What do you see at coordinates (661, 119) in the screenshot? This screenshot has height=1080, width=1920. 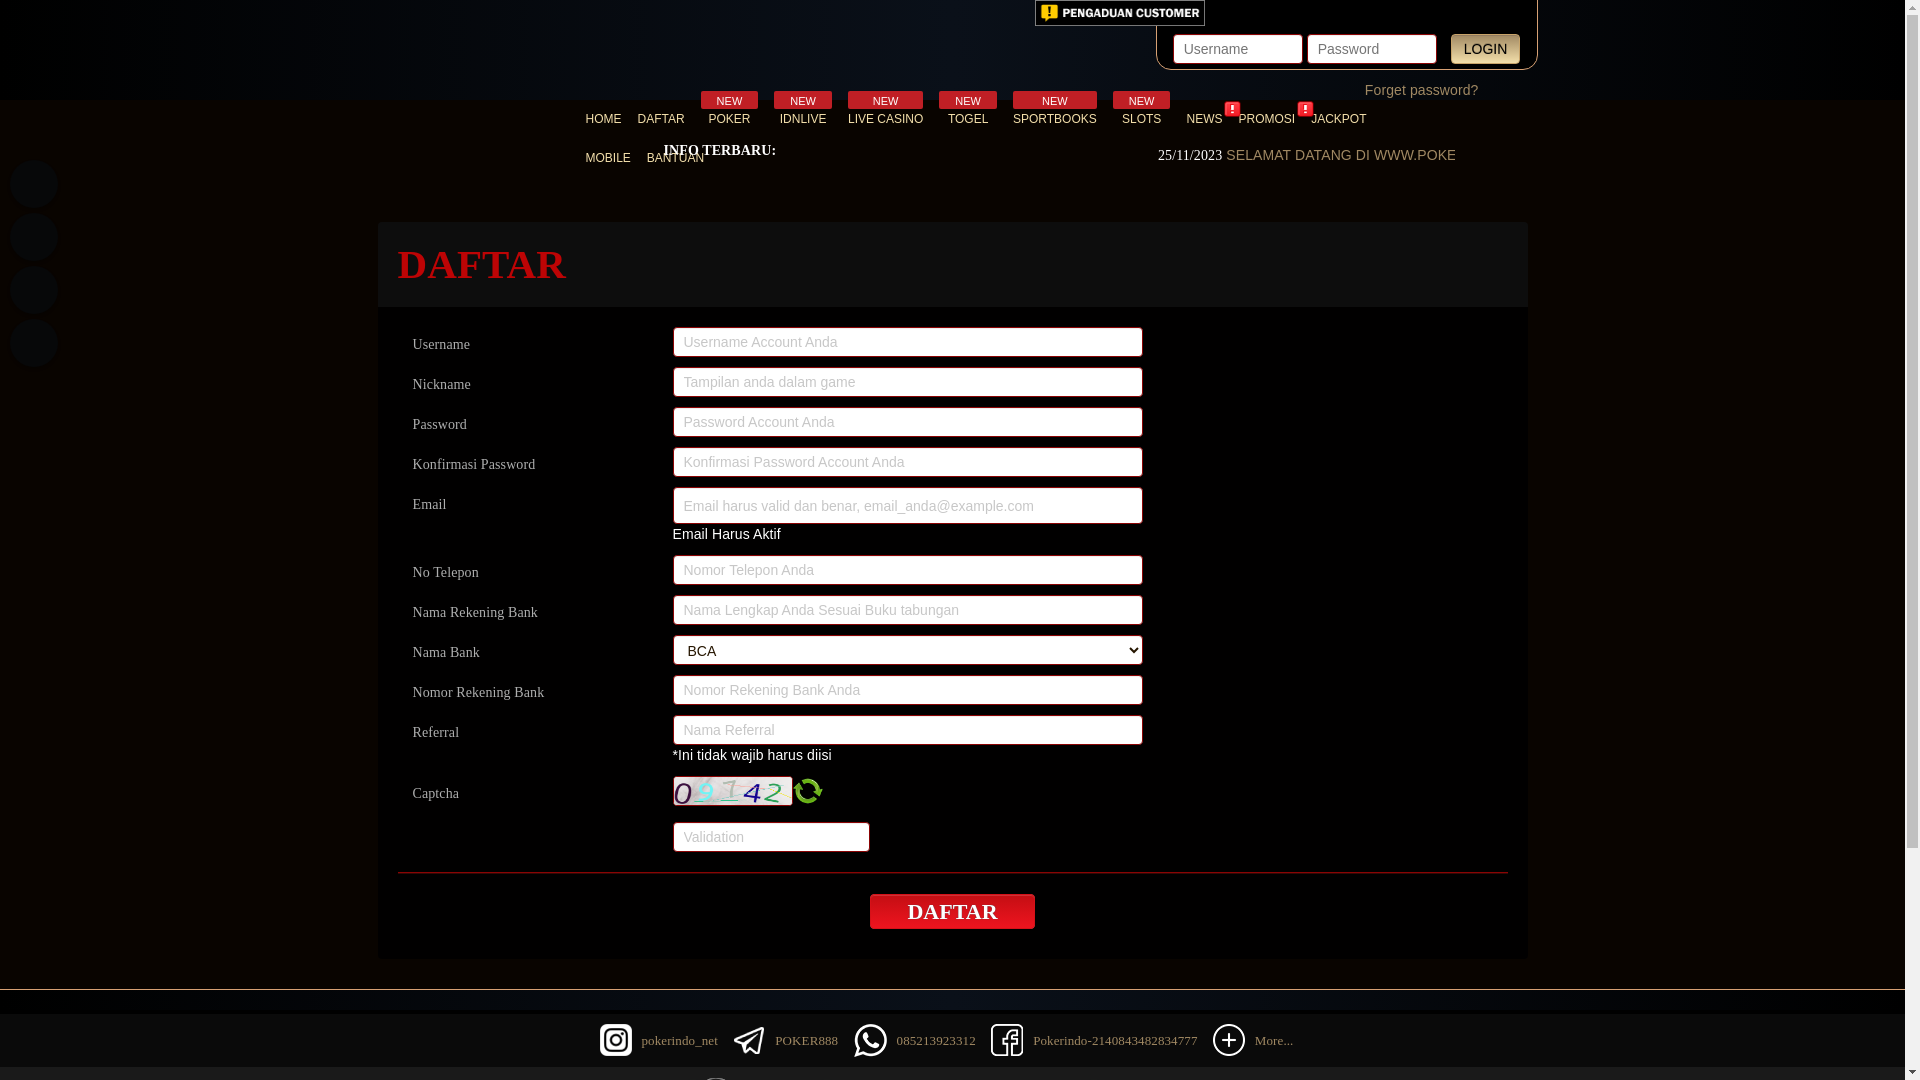 I see `'DAFTAR'` at bounding box center [661, 119].